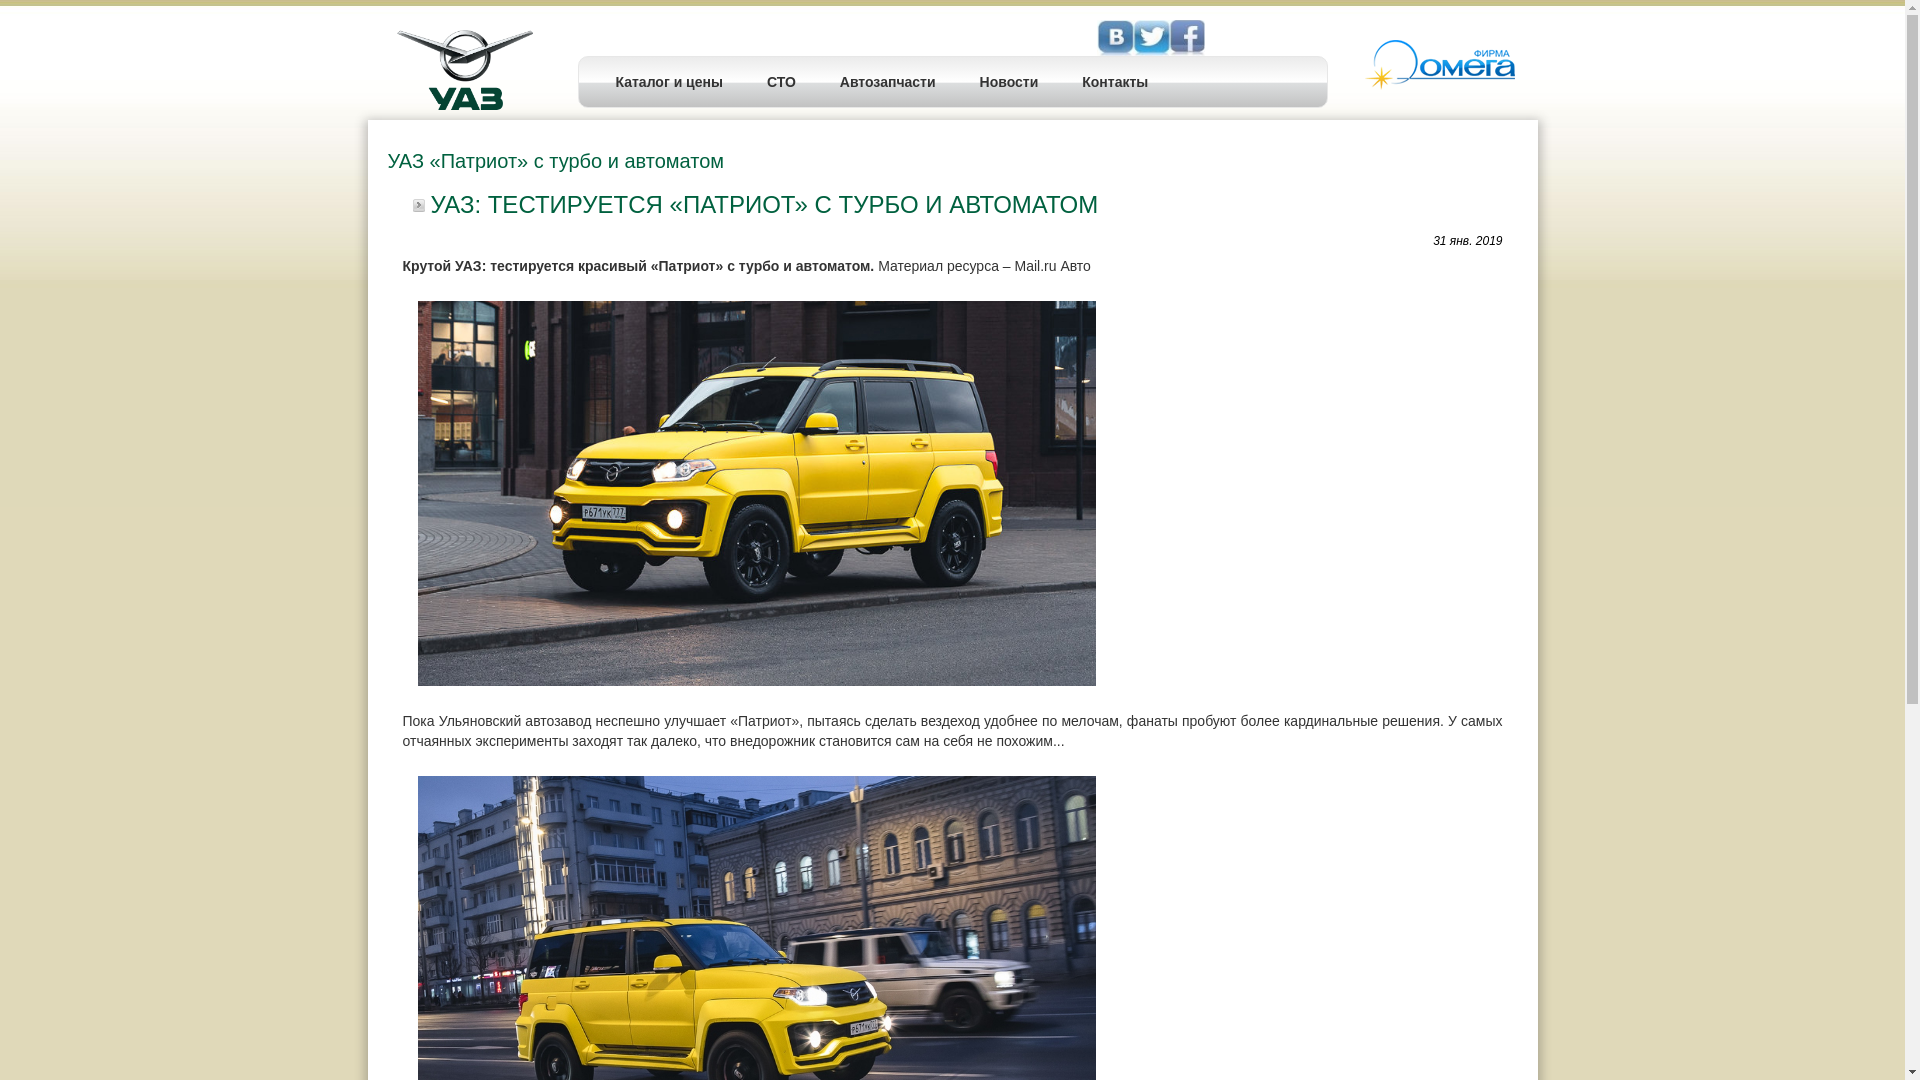 Image resolution: width=1920 pixels, height=1080 pixels. I want to click on 'Twitter', so click(1186, 38).